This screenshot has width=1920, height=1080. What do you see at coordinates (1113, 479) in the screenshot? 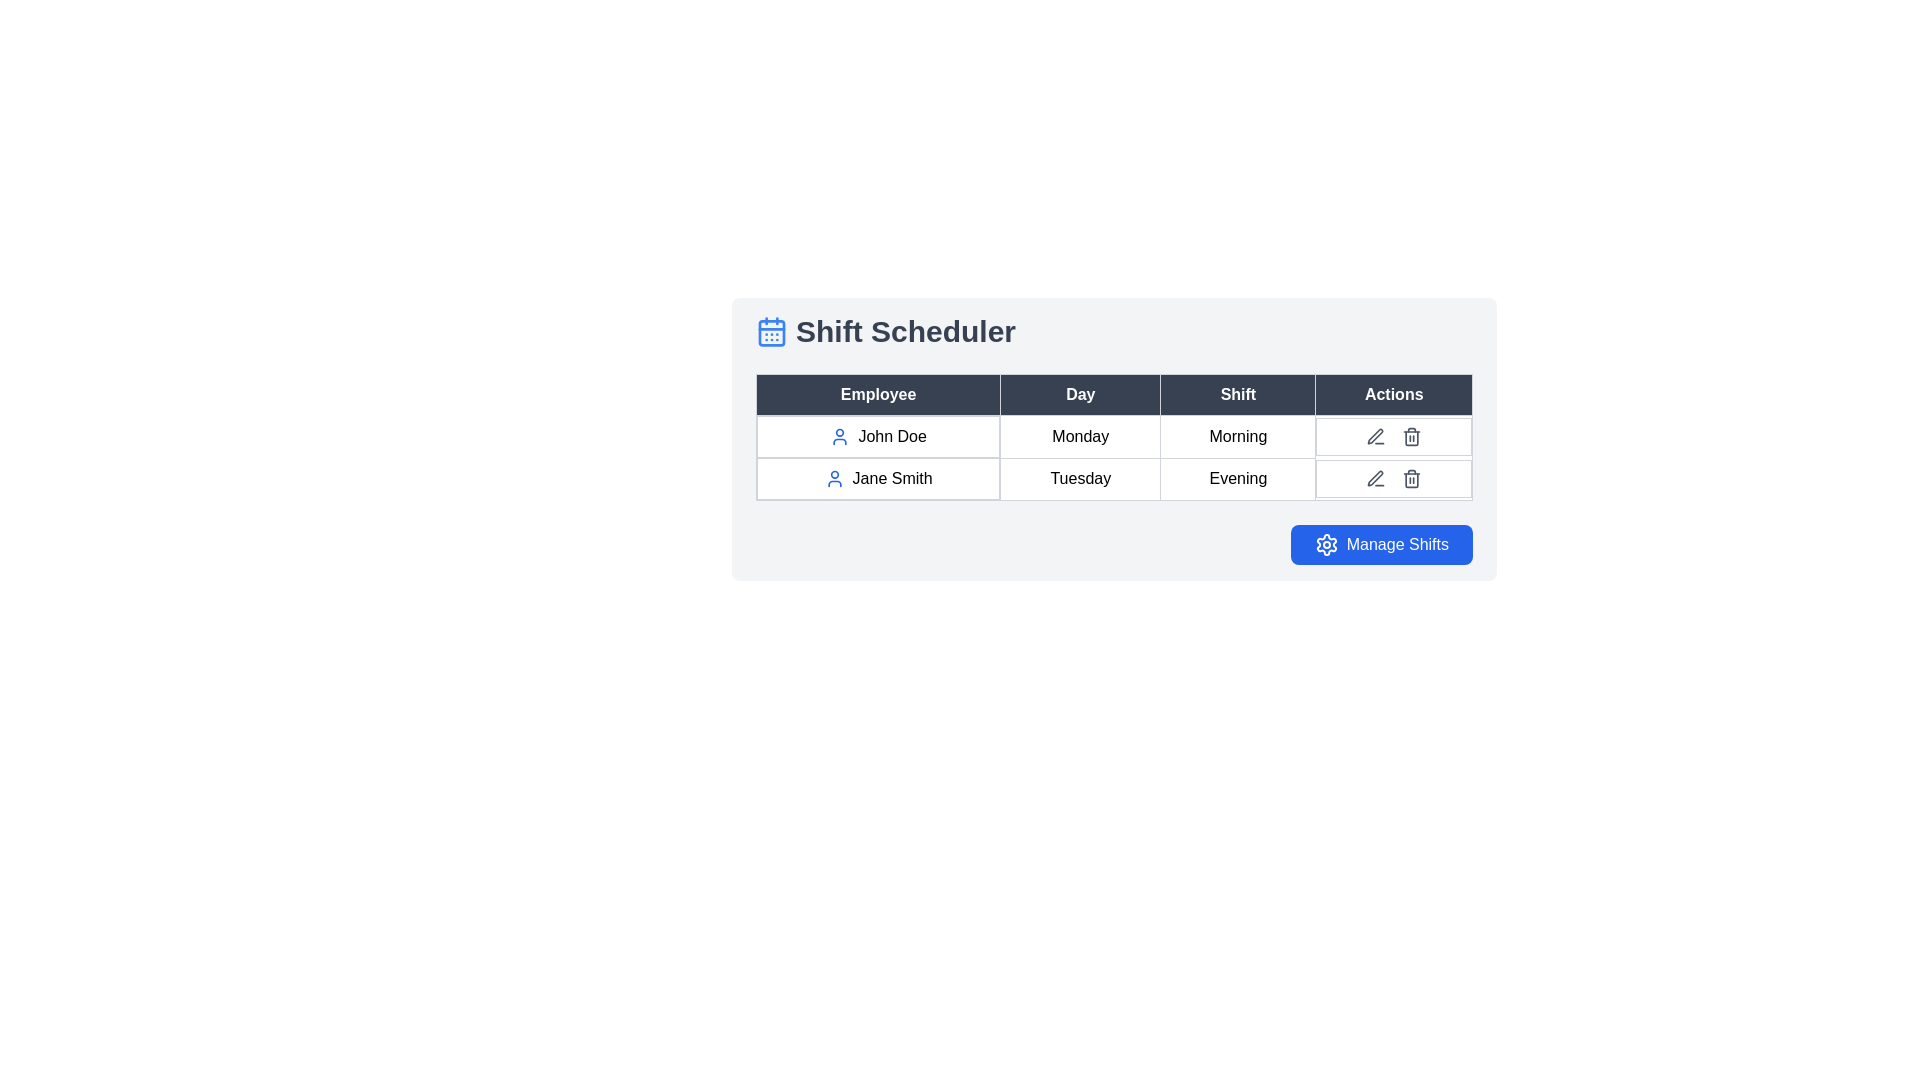
I see `the second row of the table that displays information about an individual shift, including the assignee's name, the day, and the time` at bounding box center [1113, 479].